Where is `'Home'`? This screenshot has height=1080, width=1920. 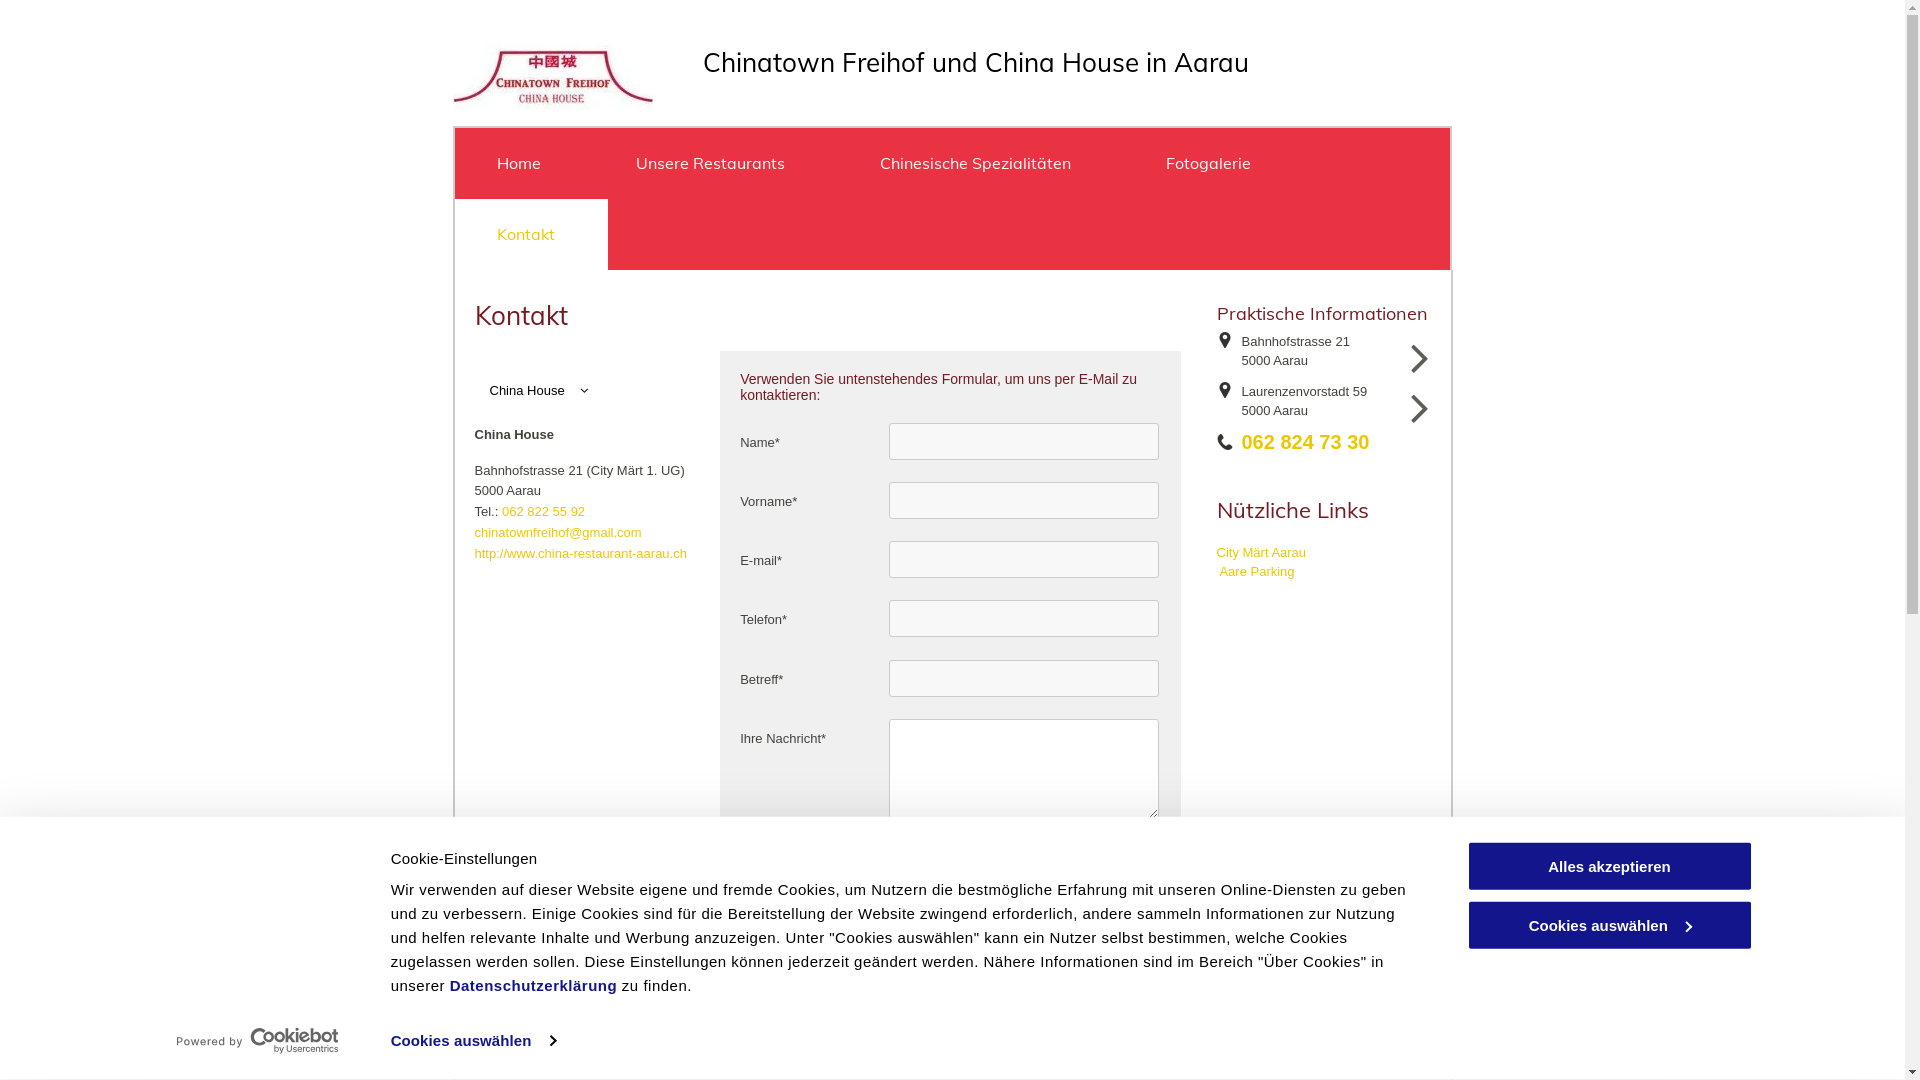 'Home' is located at coordinates (453, 162).